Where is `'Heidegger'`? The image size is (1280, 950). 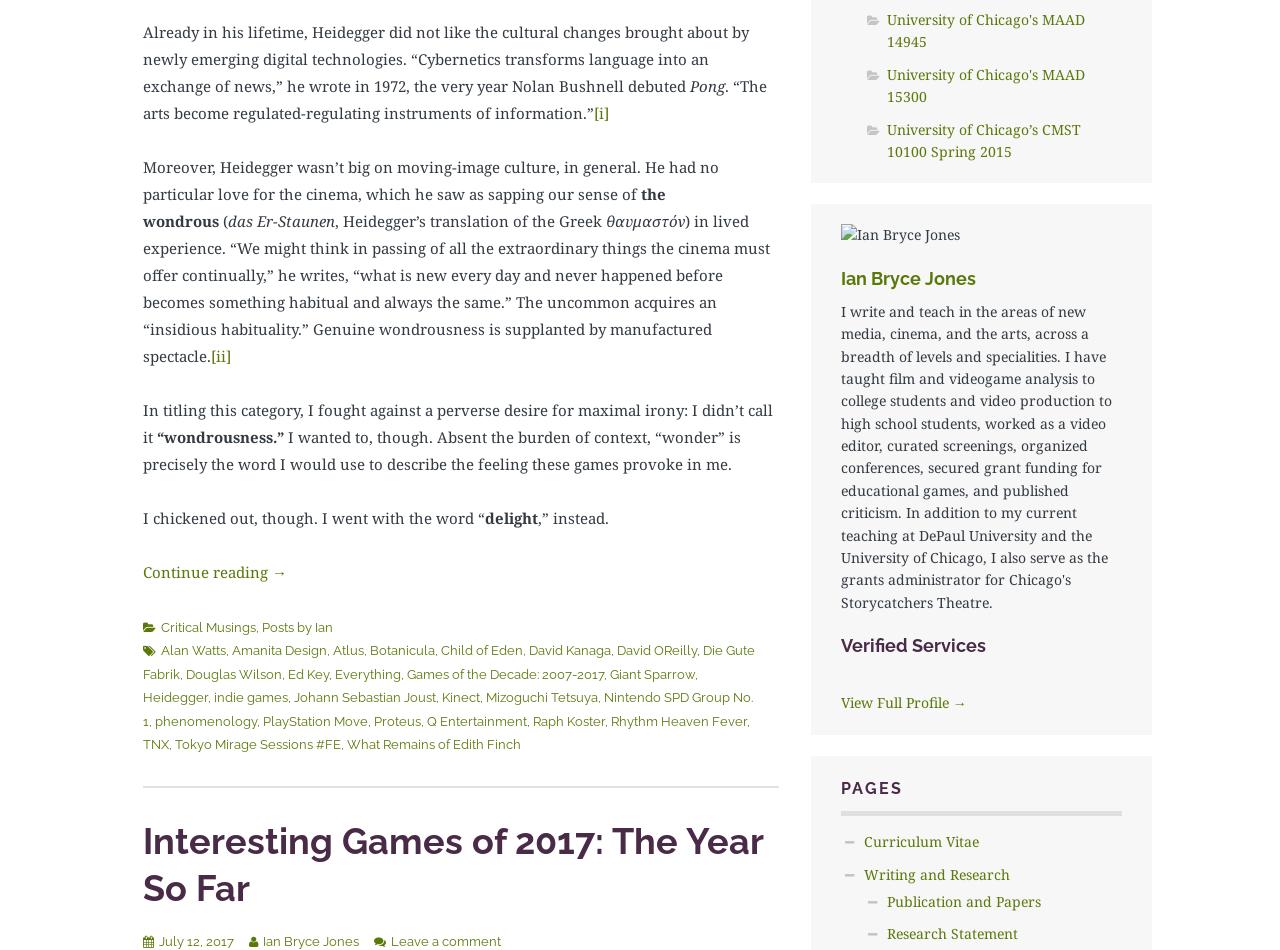
'Heidegger' is located at coordinates (175, 697).